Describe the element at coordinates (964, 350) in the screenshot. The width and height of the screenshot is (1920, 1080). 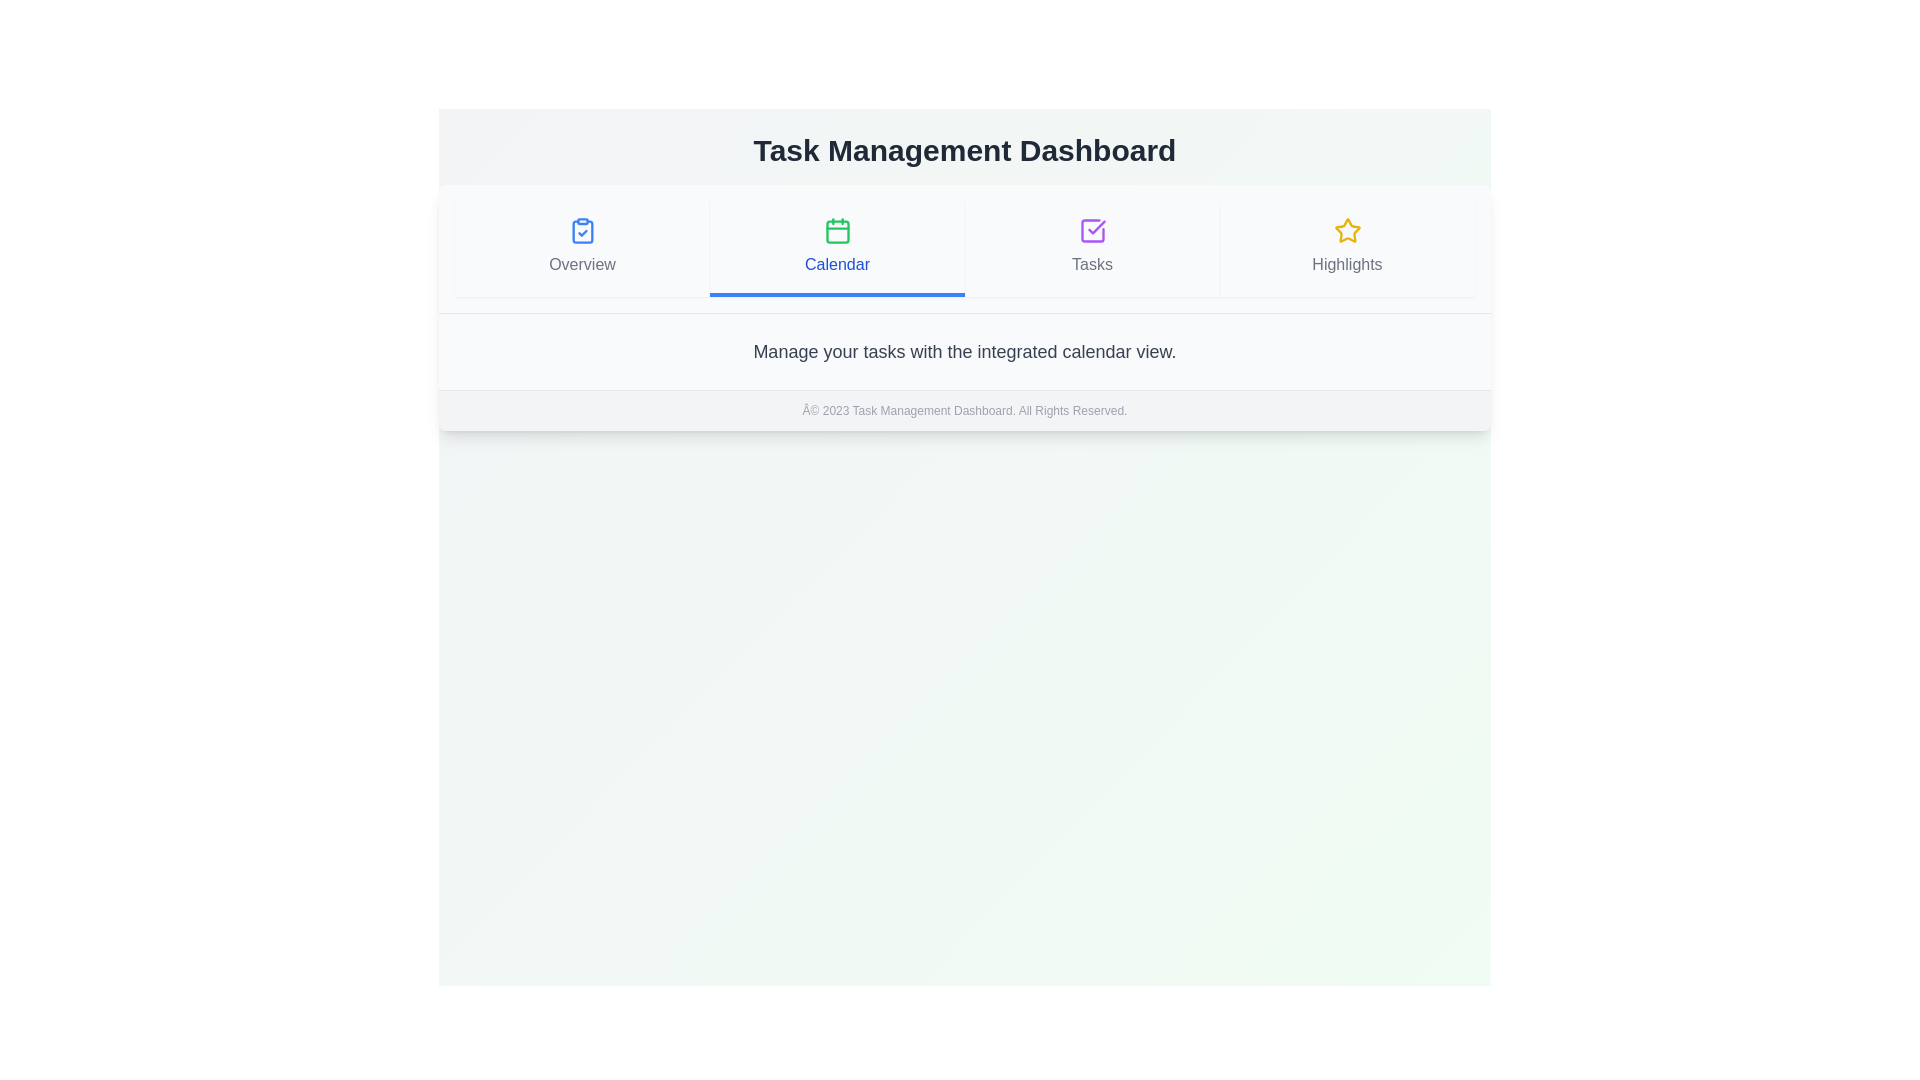
I see `the text block that provides information about the calendar view feature, located below the navigation tabs and above the footer text` at that location.